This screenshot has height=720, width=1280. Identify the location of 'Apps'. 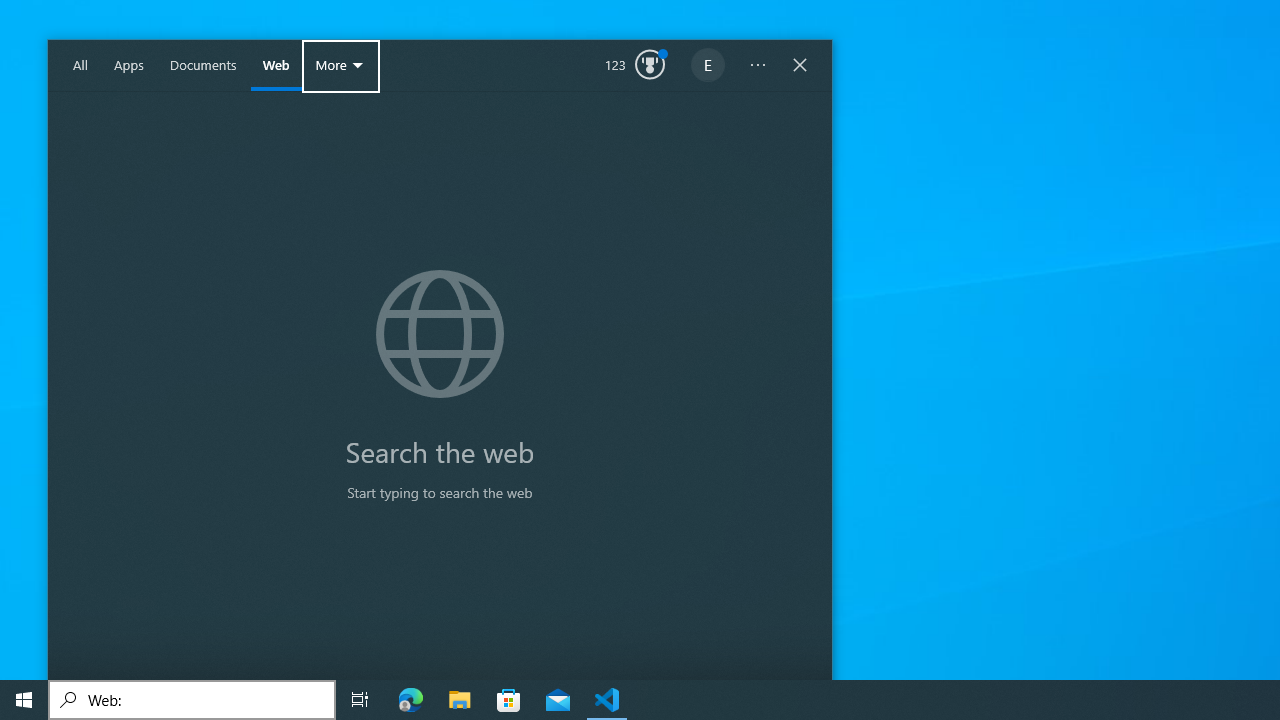
(128, 65).